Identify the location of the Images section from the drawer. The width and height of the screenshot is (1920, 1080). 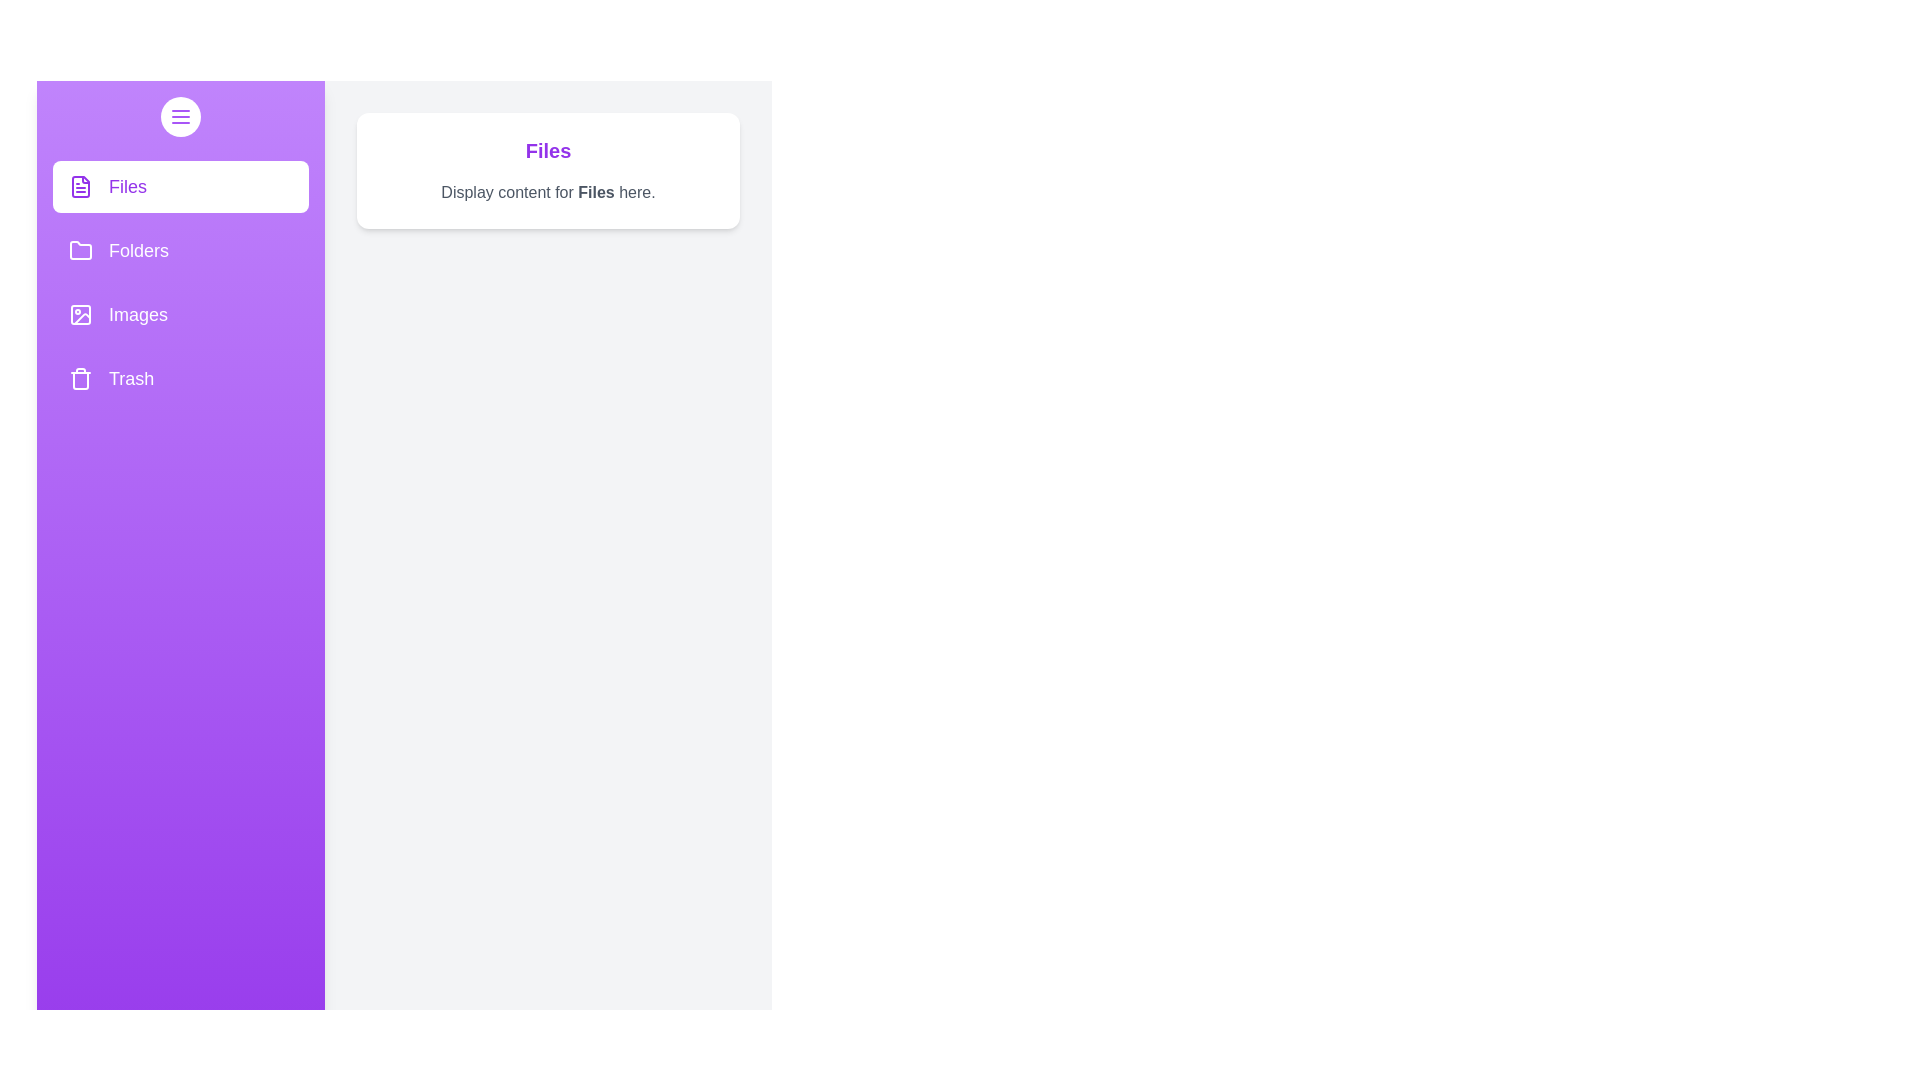
(181, 315).